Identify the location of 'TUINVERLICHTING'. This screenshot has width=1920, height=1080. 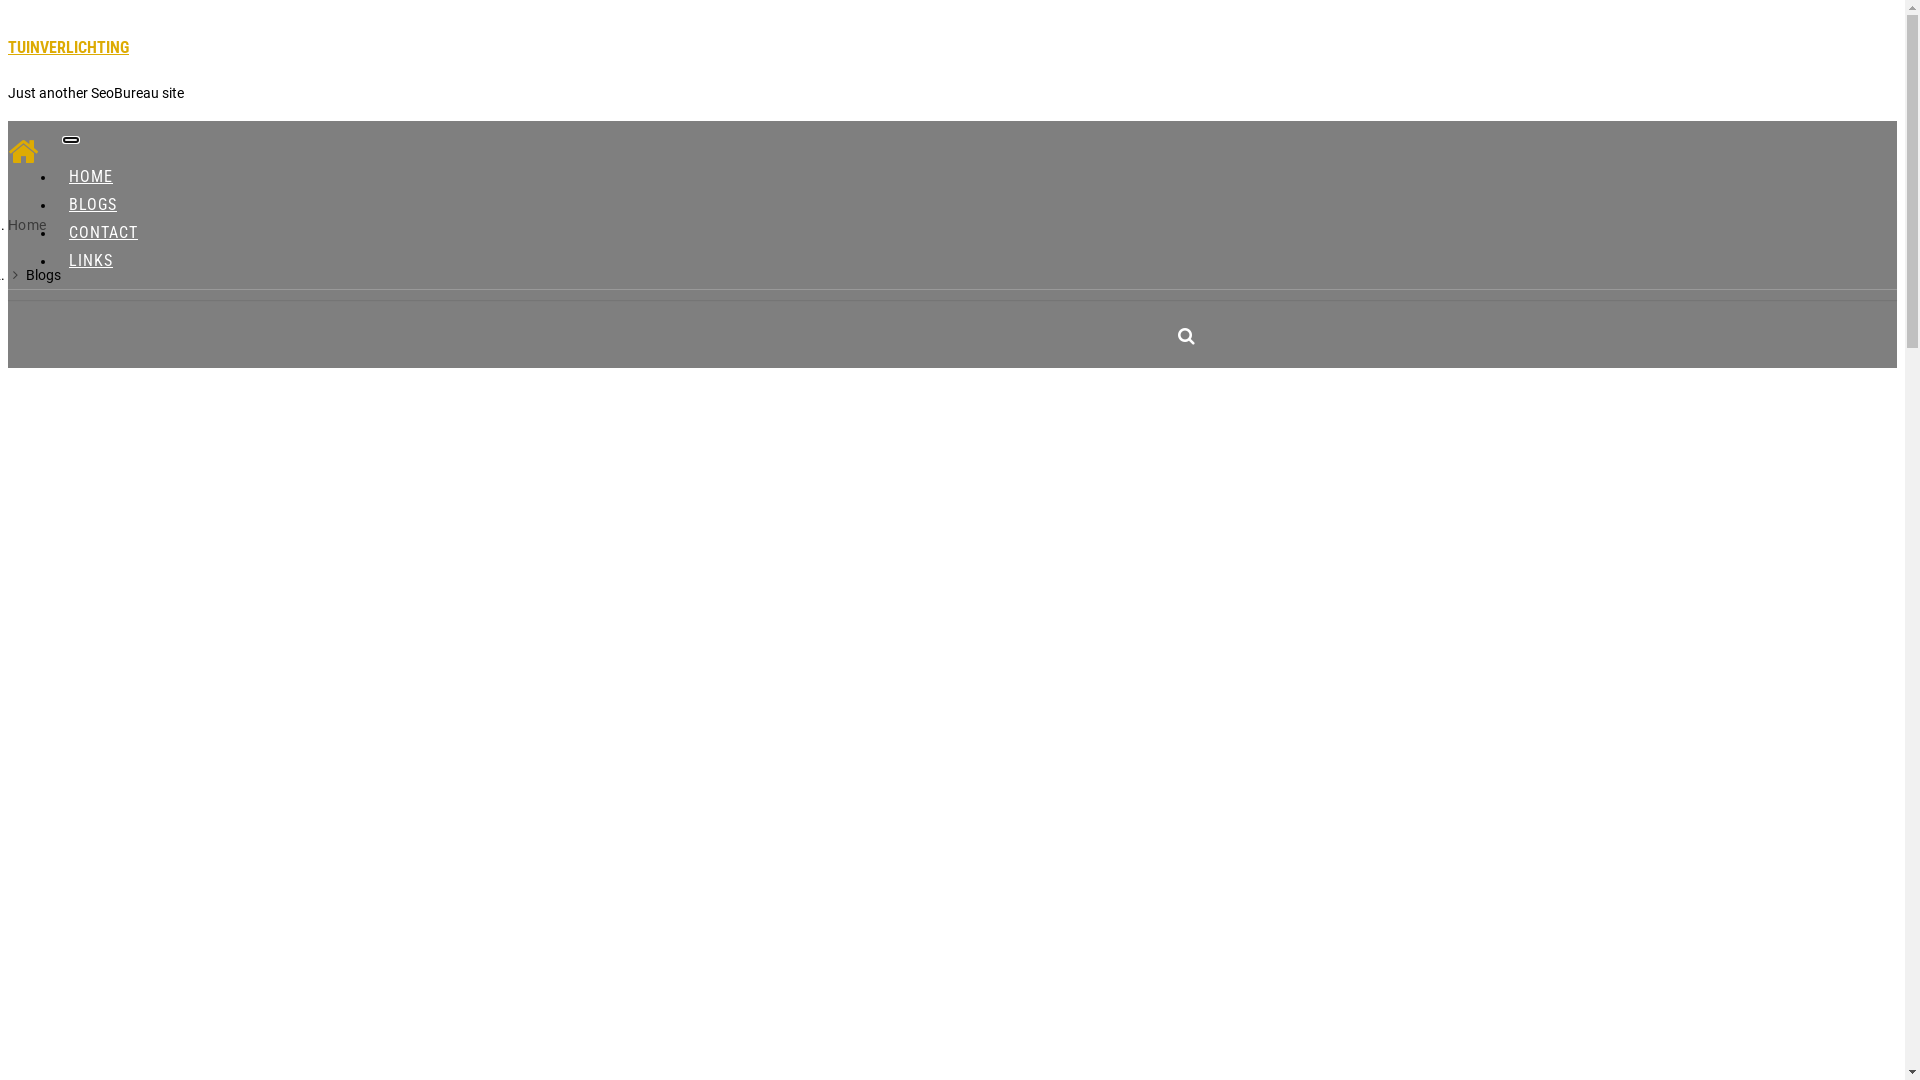
(68, 46).